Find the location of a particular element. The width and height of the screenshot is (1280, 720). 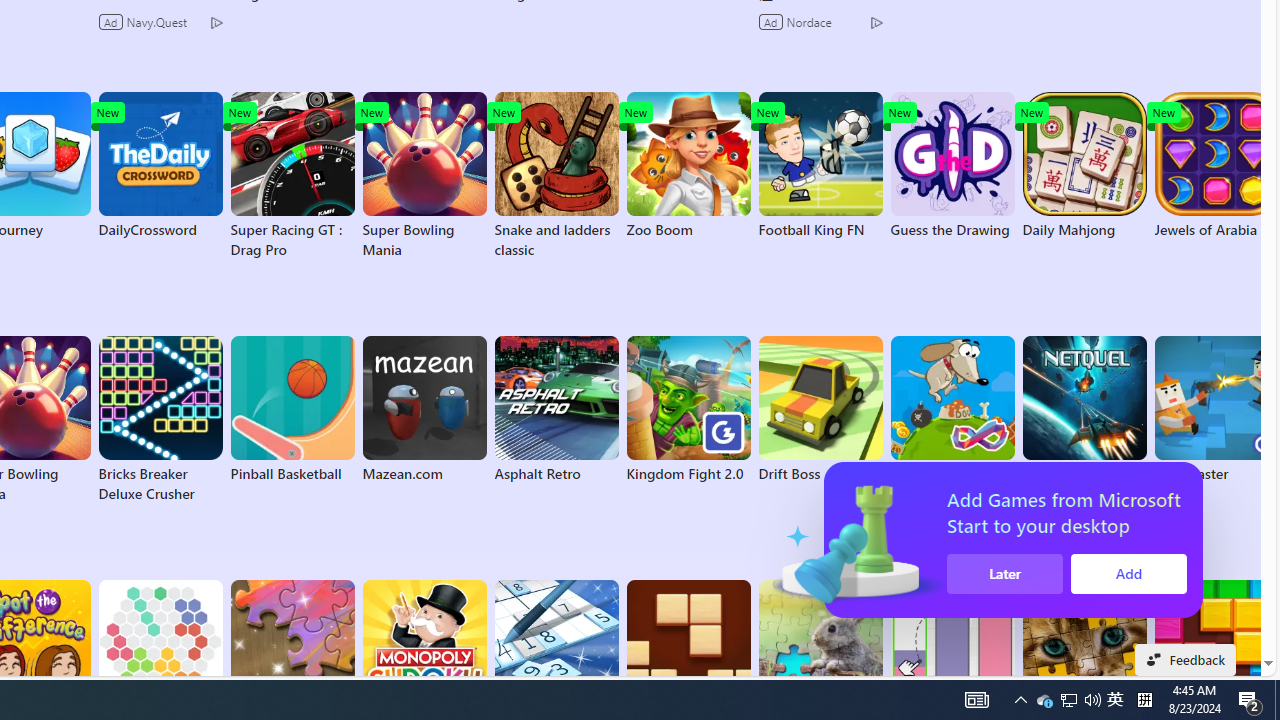

'Feedback' is located at coordinates (1185, 659).